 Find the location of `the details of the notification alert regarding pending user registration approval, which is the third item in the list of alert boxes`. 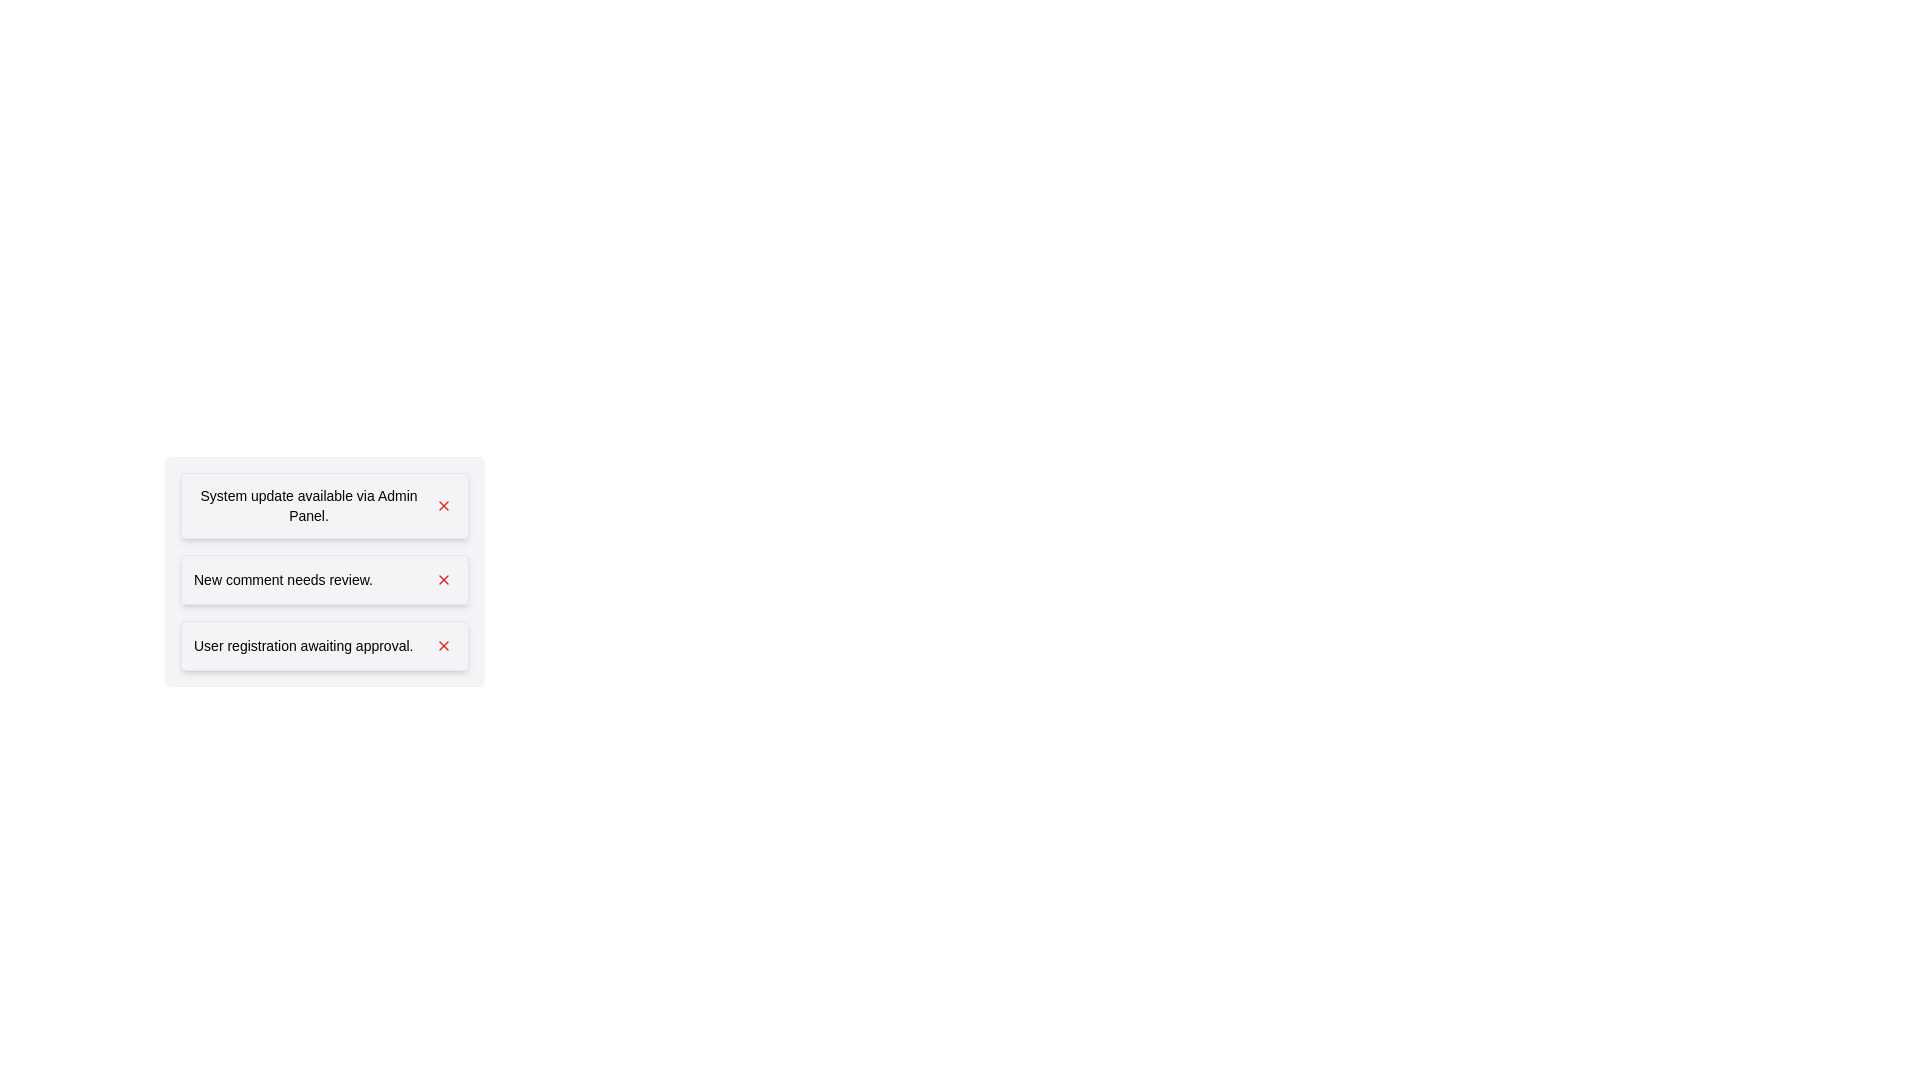

the details of the notification alert regarding pending user registration approval, which is the third item in the list of alert boxes is located at coordinates (325, 645).